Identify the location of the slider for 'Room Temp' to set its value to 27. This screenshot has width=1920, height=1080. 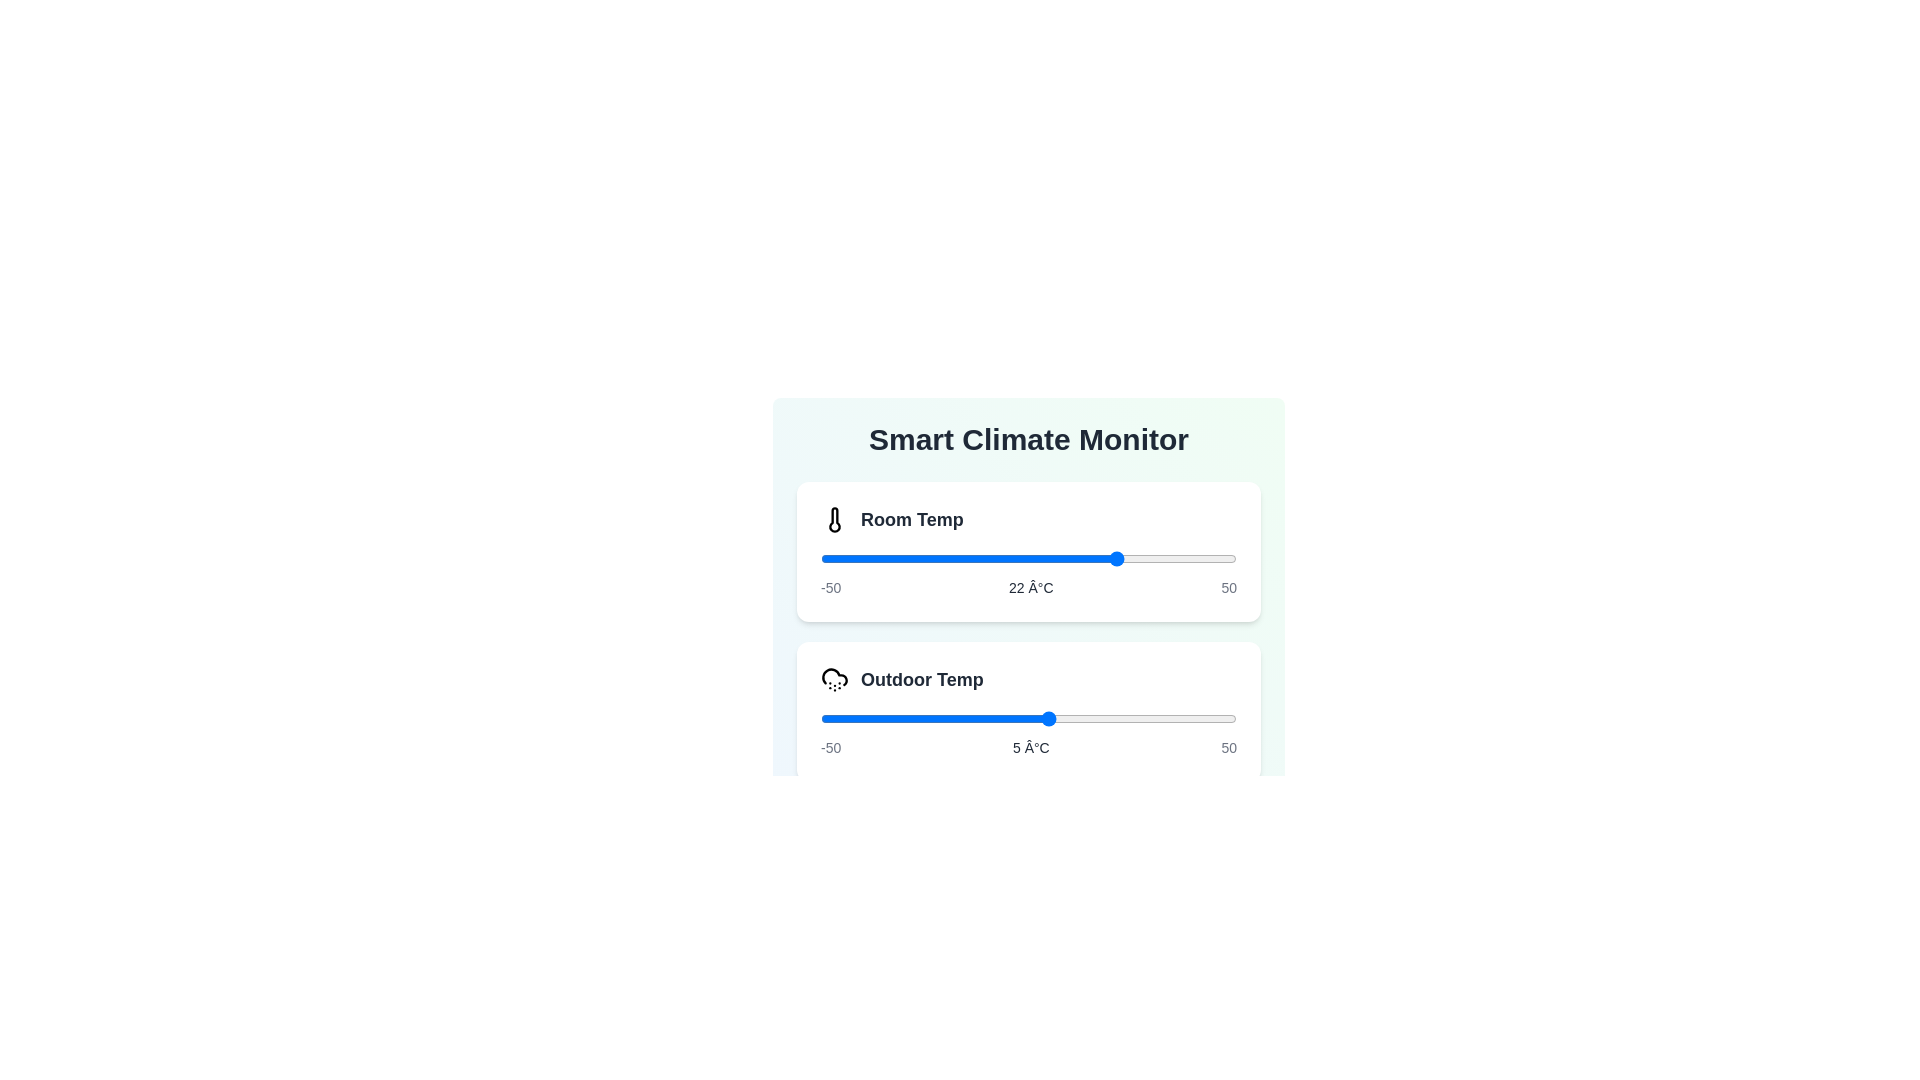
(1141, 559).